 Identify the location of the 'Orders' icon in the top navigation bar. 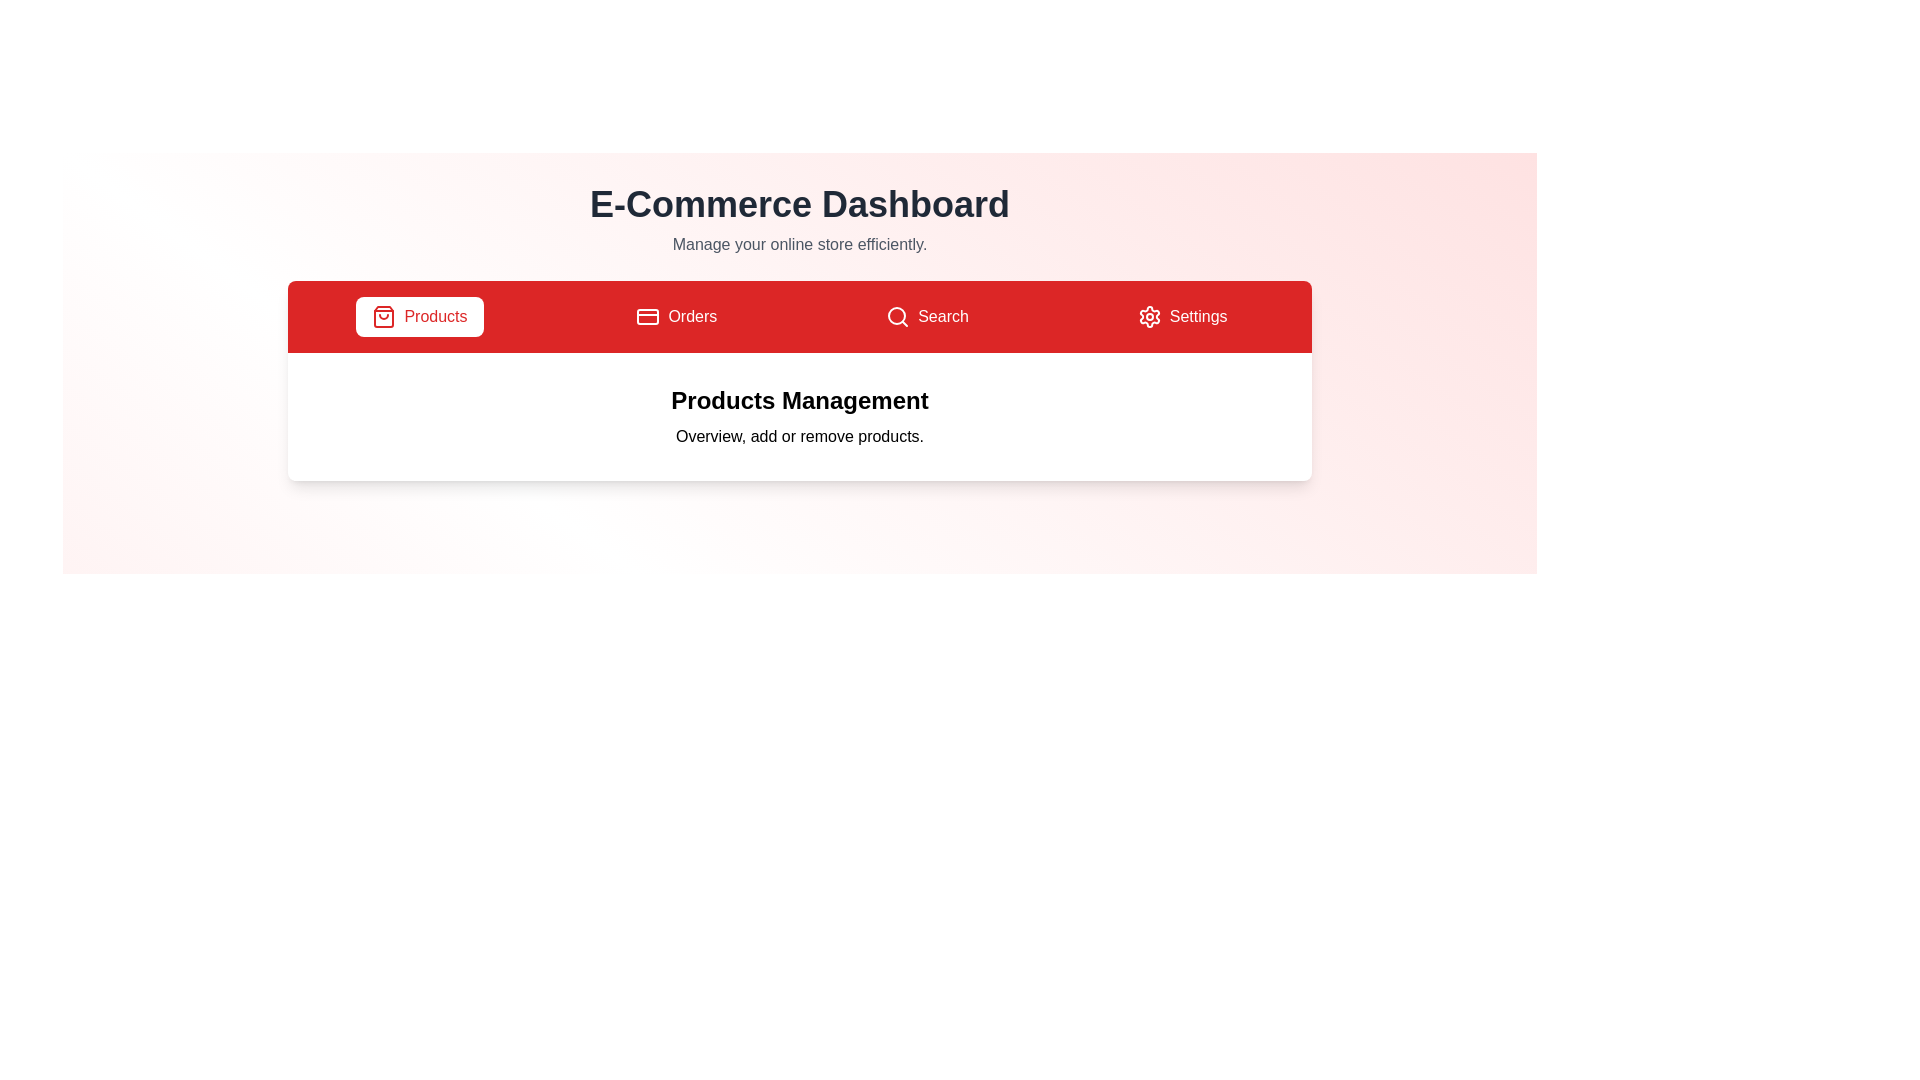
(648, 315).